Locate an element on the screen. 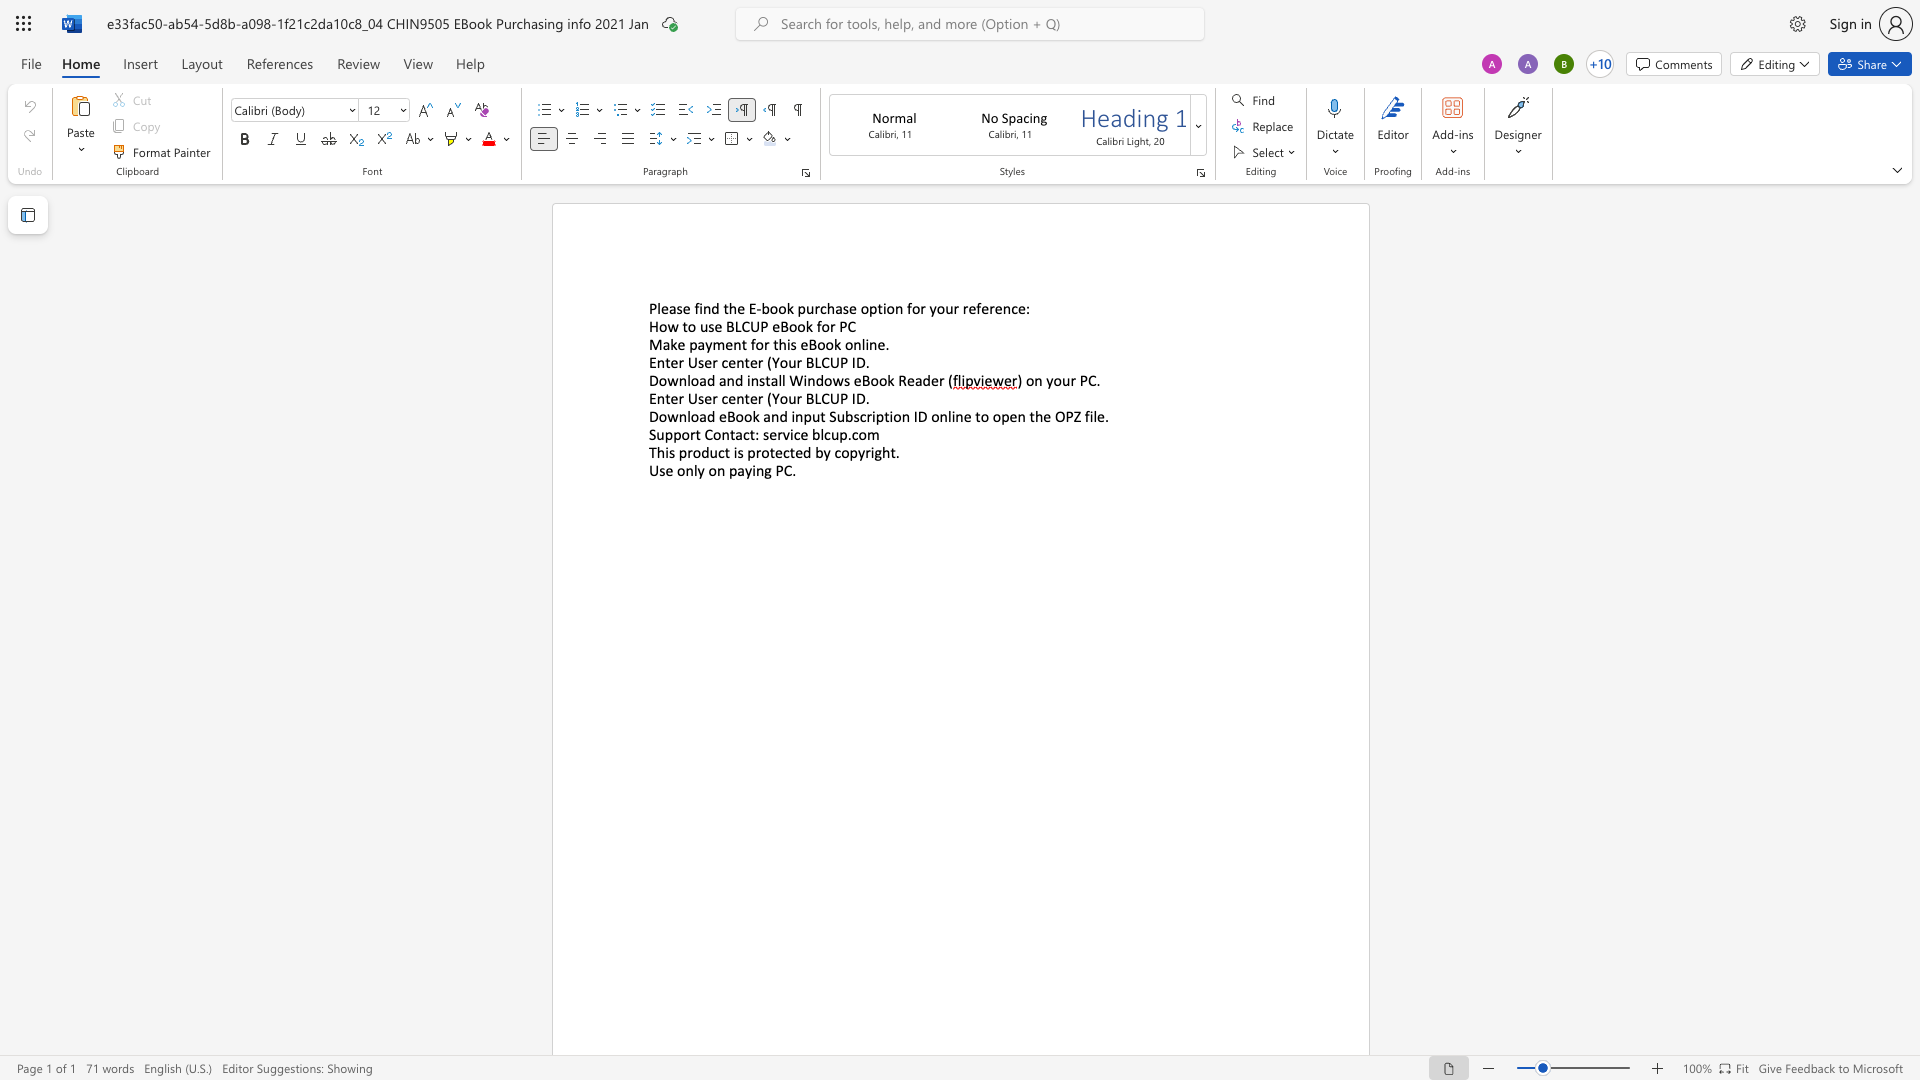 The height and width of the screenshot is (1080, 1920). the space between the continuous character "e" and "B" in the text is located at coordinates (779, 325).